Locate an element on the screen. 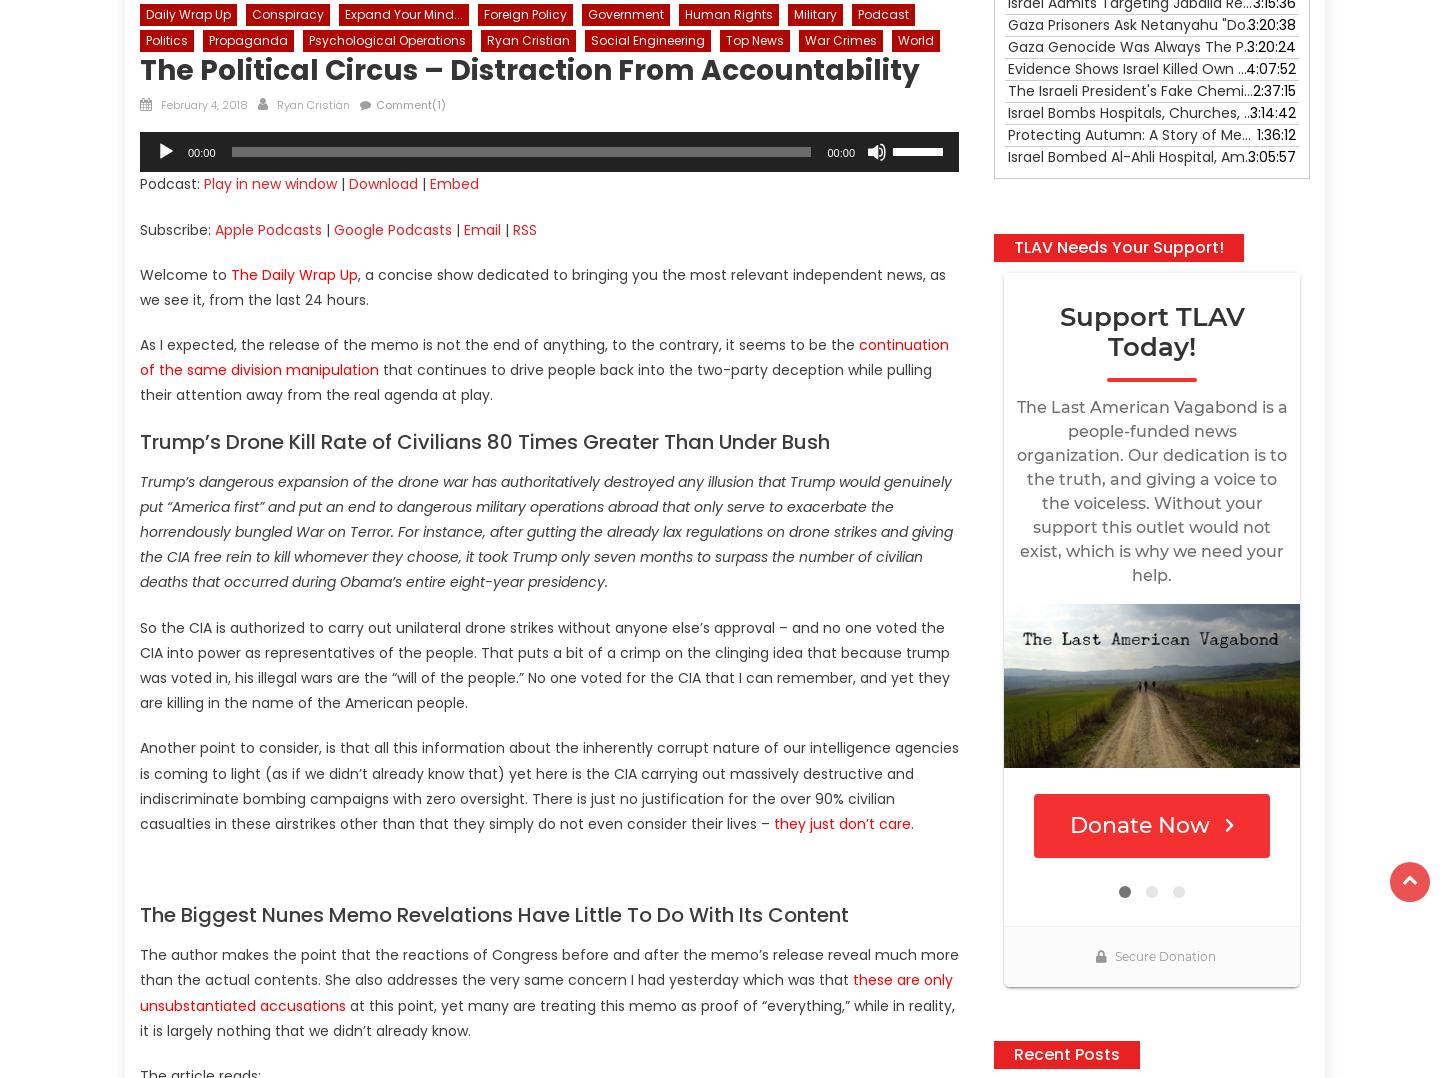  'RSS' is located at coordinates (513, 228).